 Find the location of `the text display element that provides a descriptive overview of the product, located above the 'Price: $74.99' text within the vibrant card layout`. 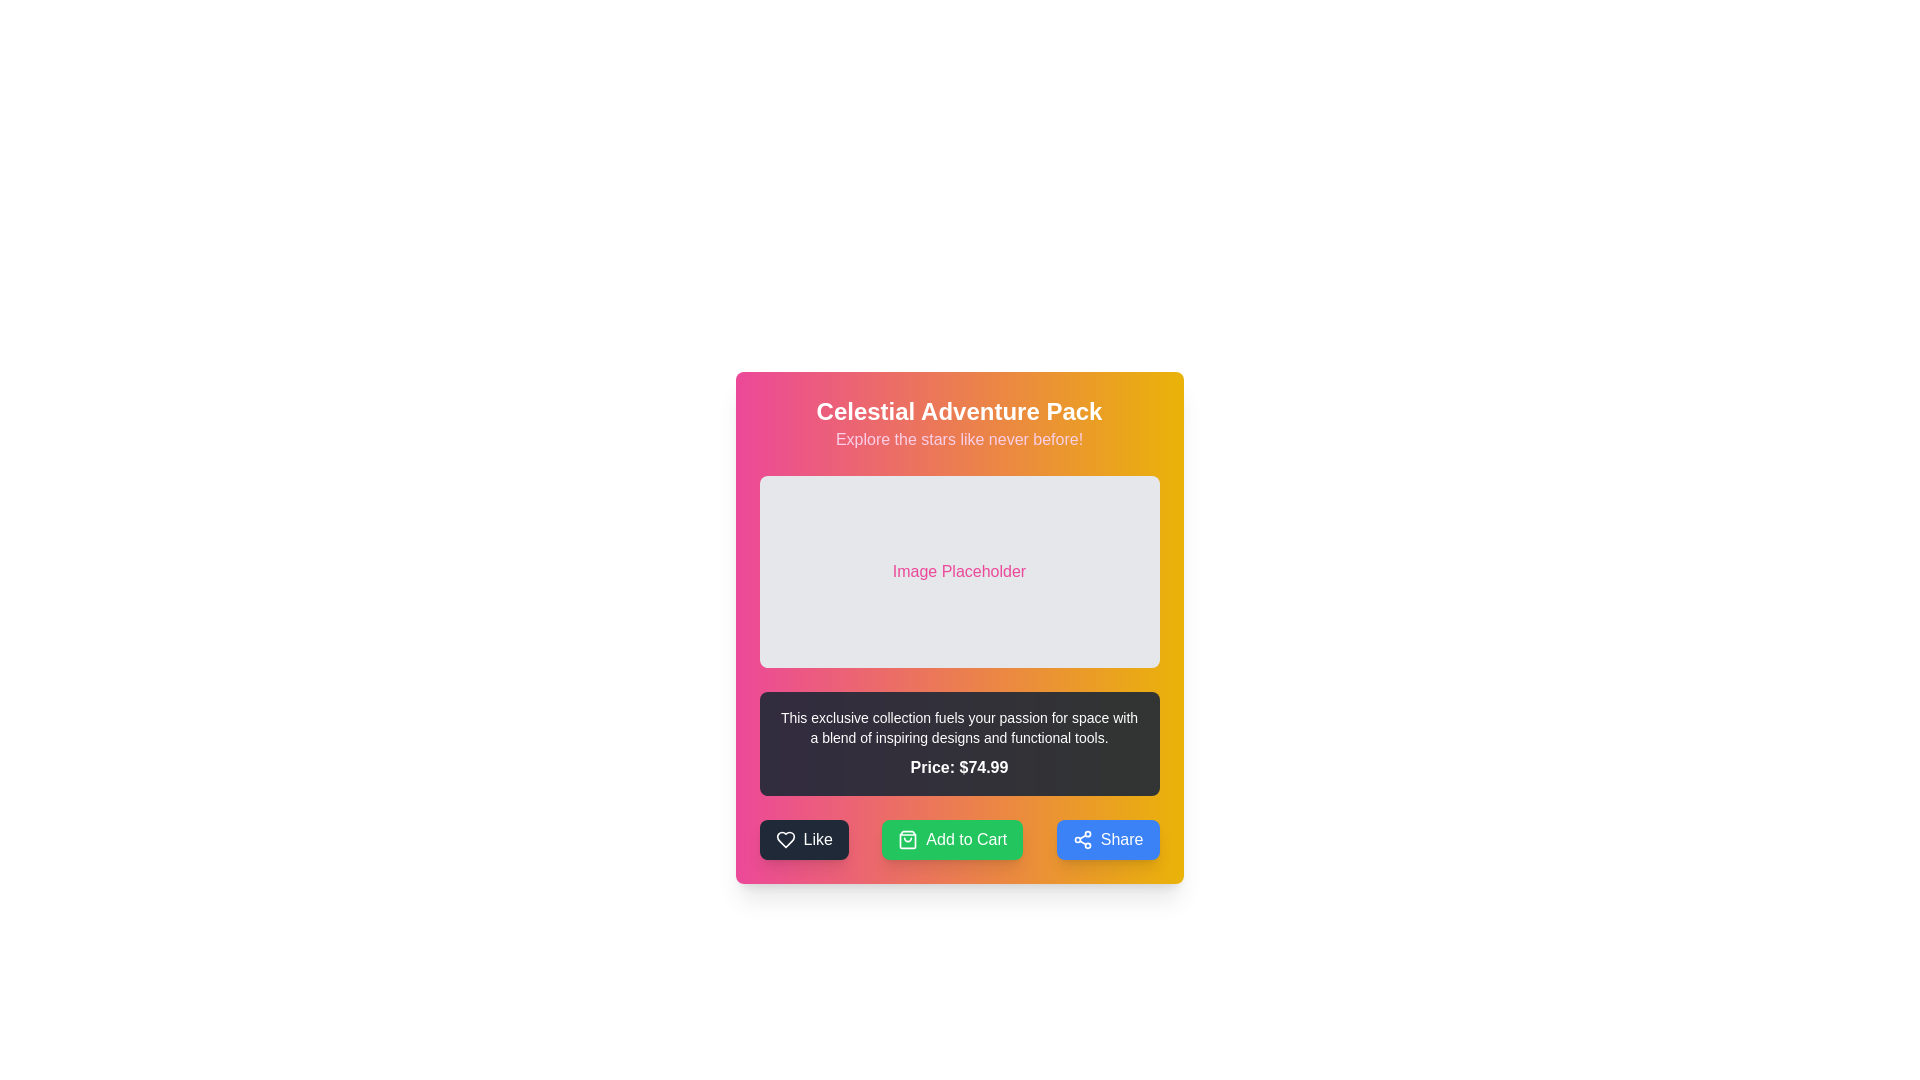

the text display element that provides a descriptive overview of the product, located above the 'Price: $74.99' text within the vibrant card layout is located at coordinates (958, 728).